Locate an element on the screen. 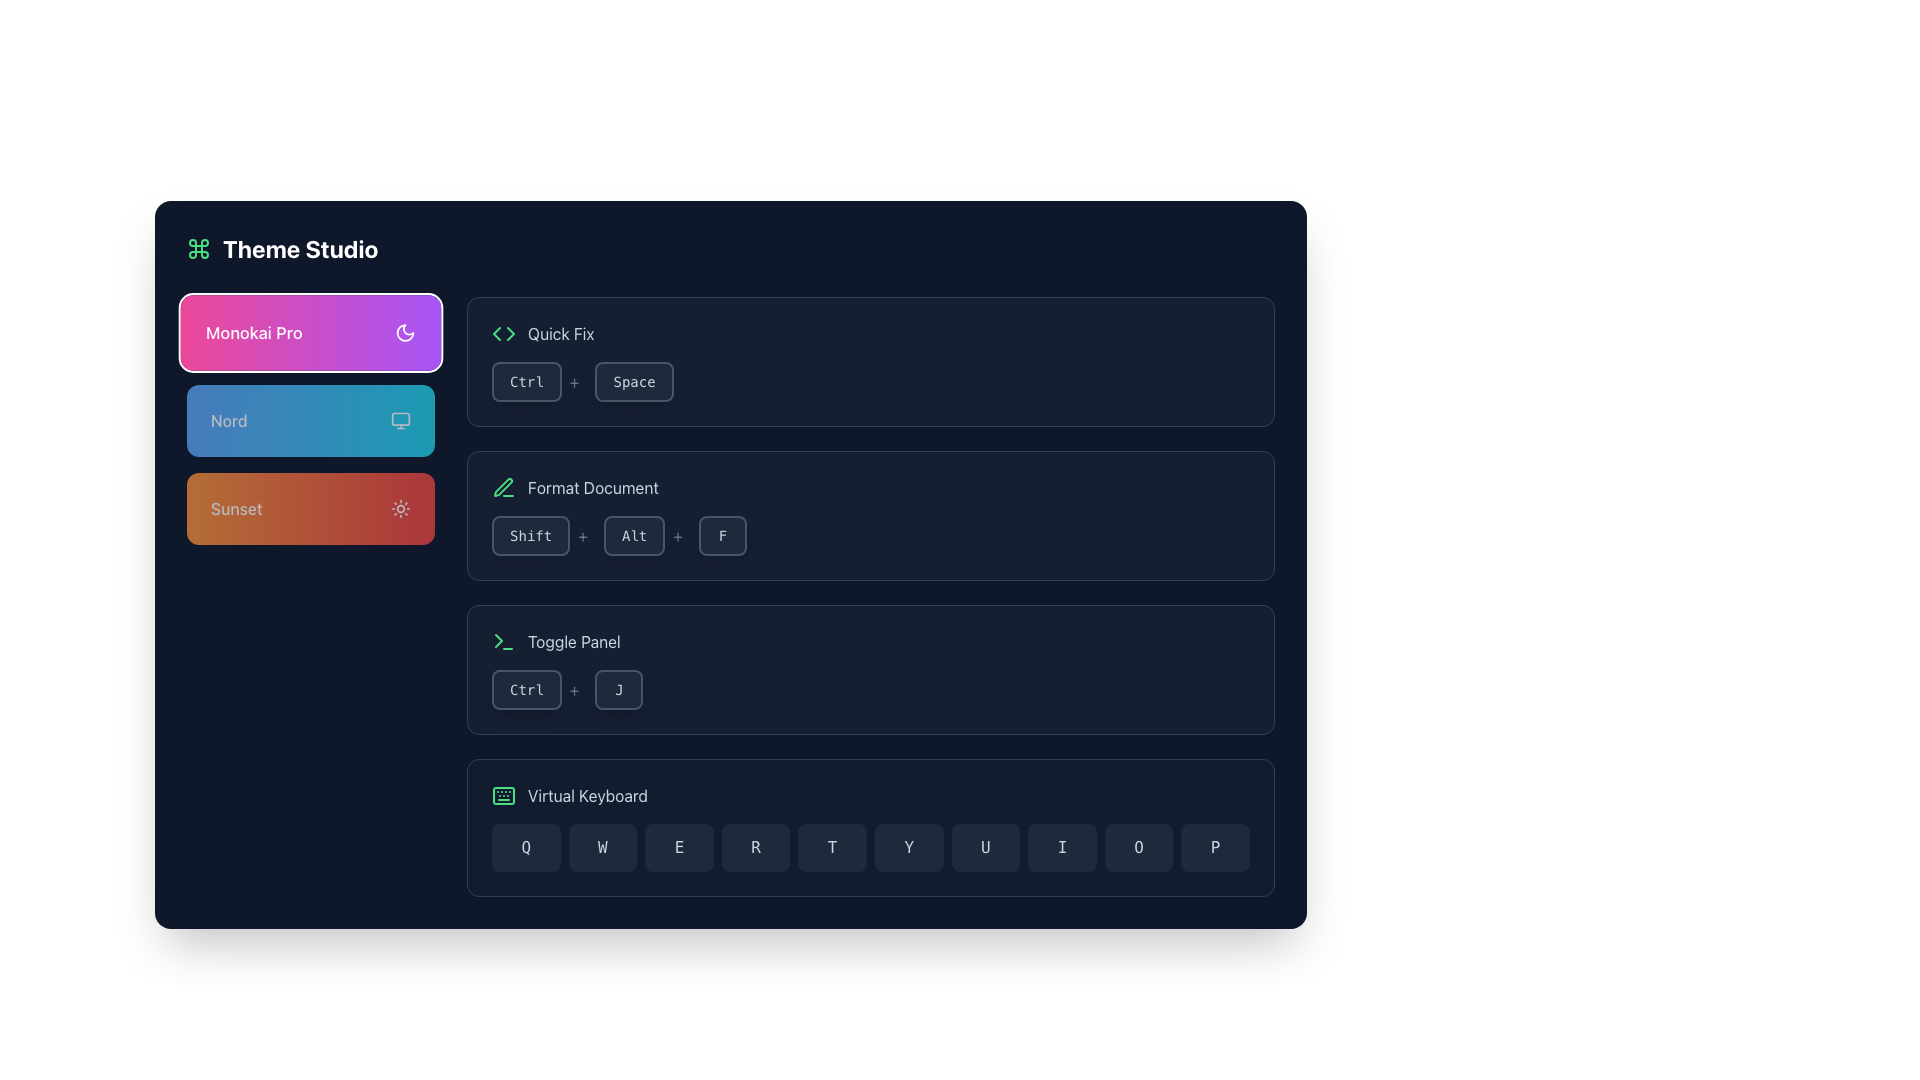 Image resolution: width=1920 pixels, height=1080 pixels. the visual separator text element located to the right of the 'Ctrl' button, which represents a keyboard combination is located at coordinates (573, 689).